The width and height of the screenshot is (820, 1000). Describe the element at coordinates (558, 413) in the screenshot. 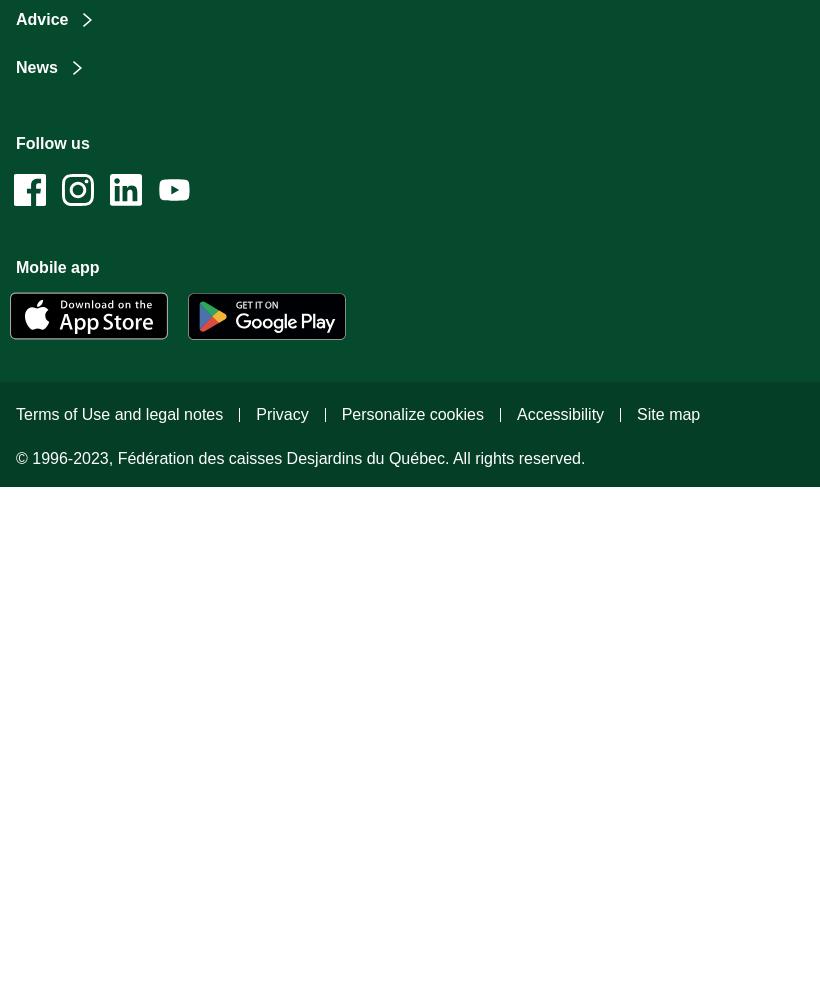

I see `'Accessibility'` at that location.